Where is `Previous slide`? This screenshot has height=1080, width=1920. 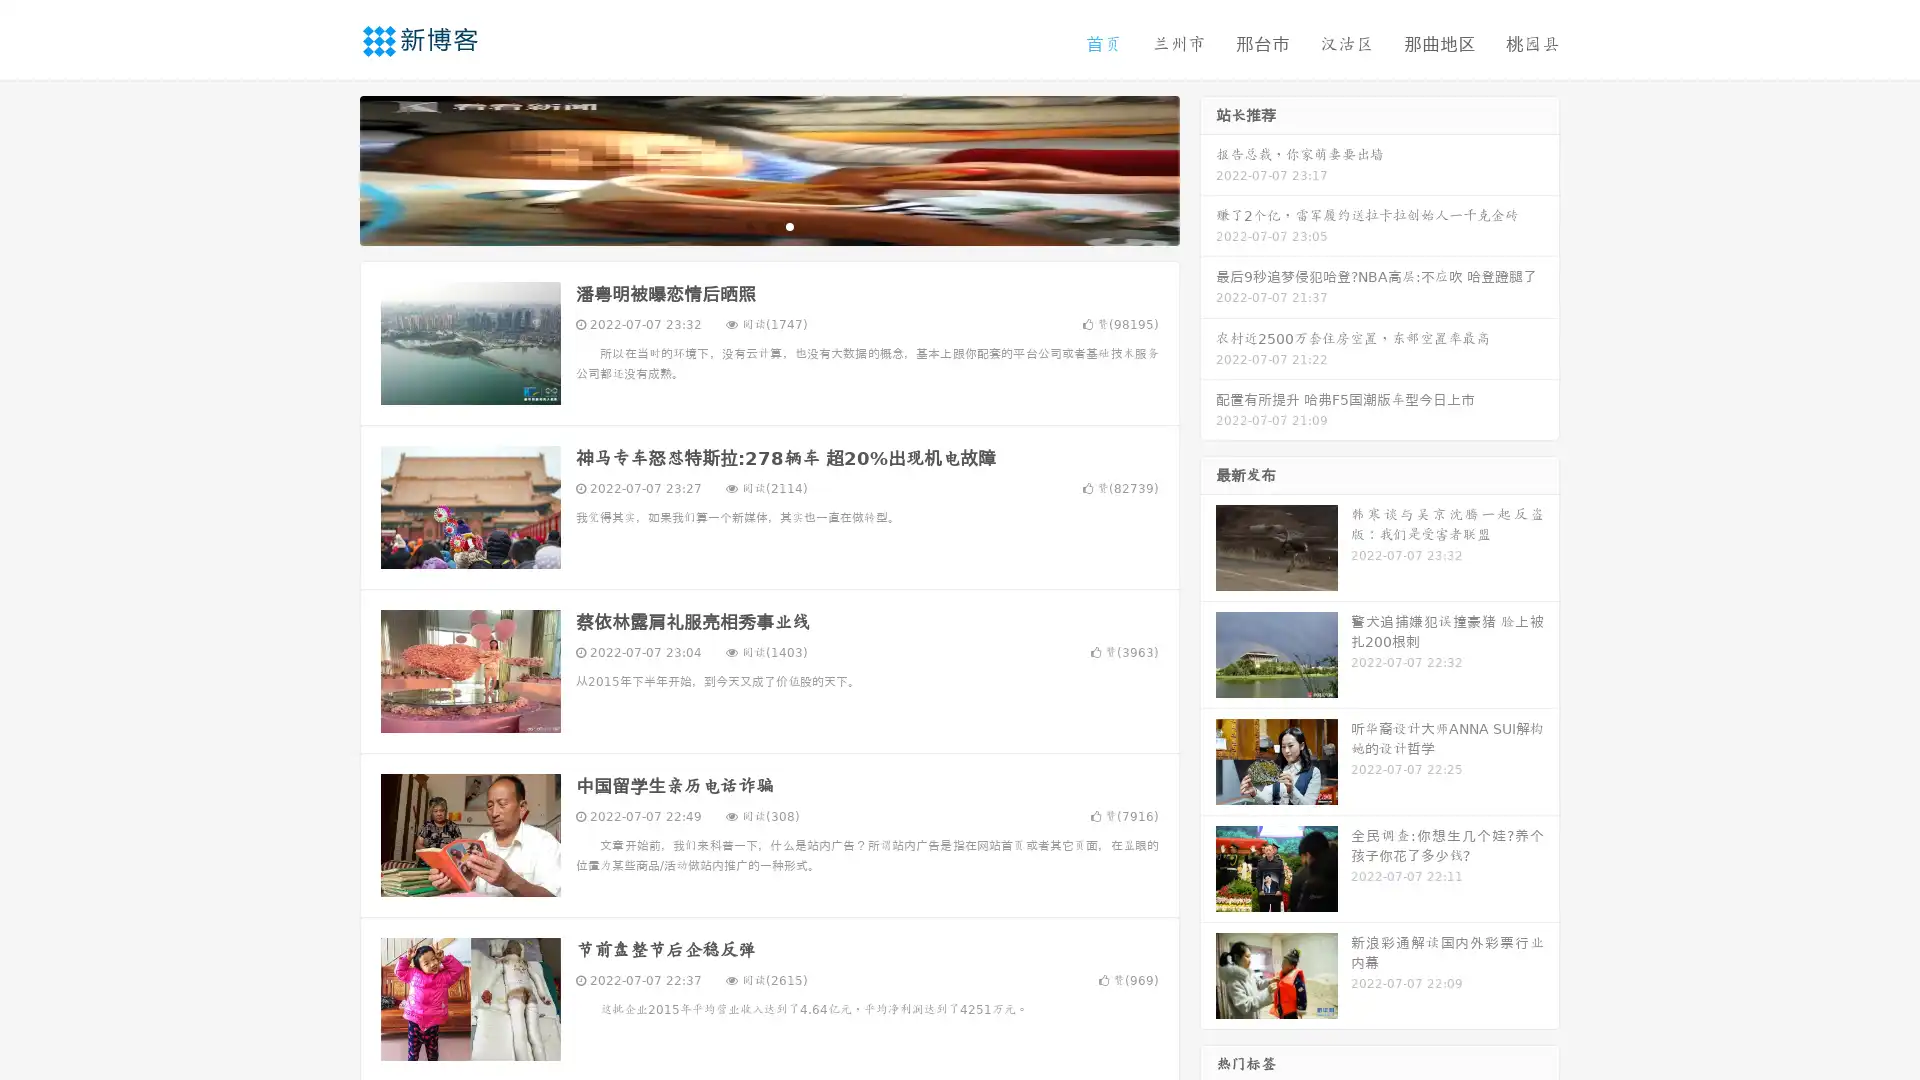
Previous slide is located at coordinates (330, 168).